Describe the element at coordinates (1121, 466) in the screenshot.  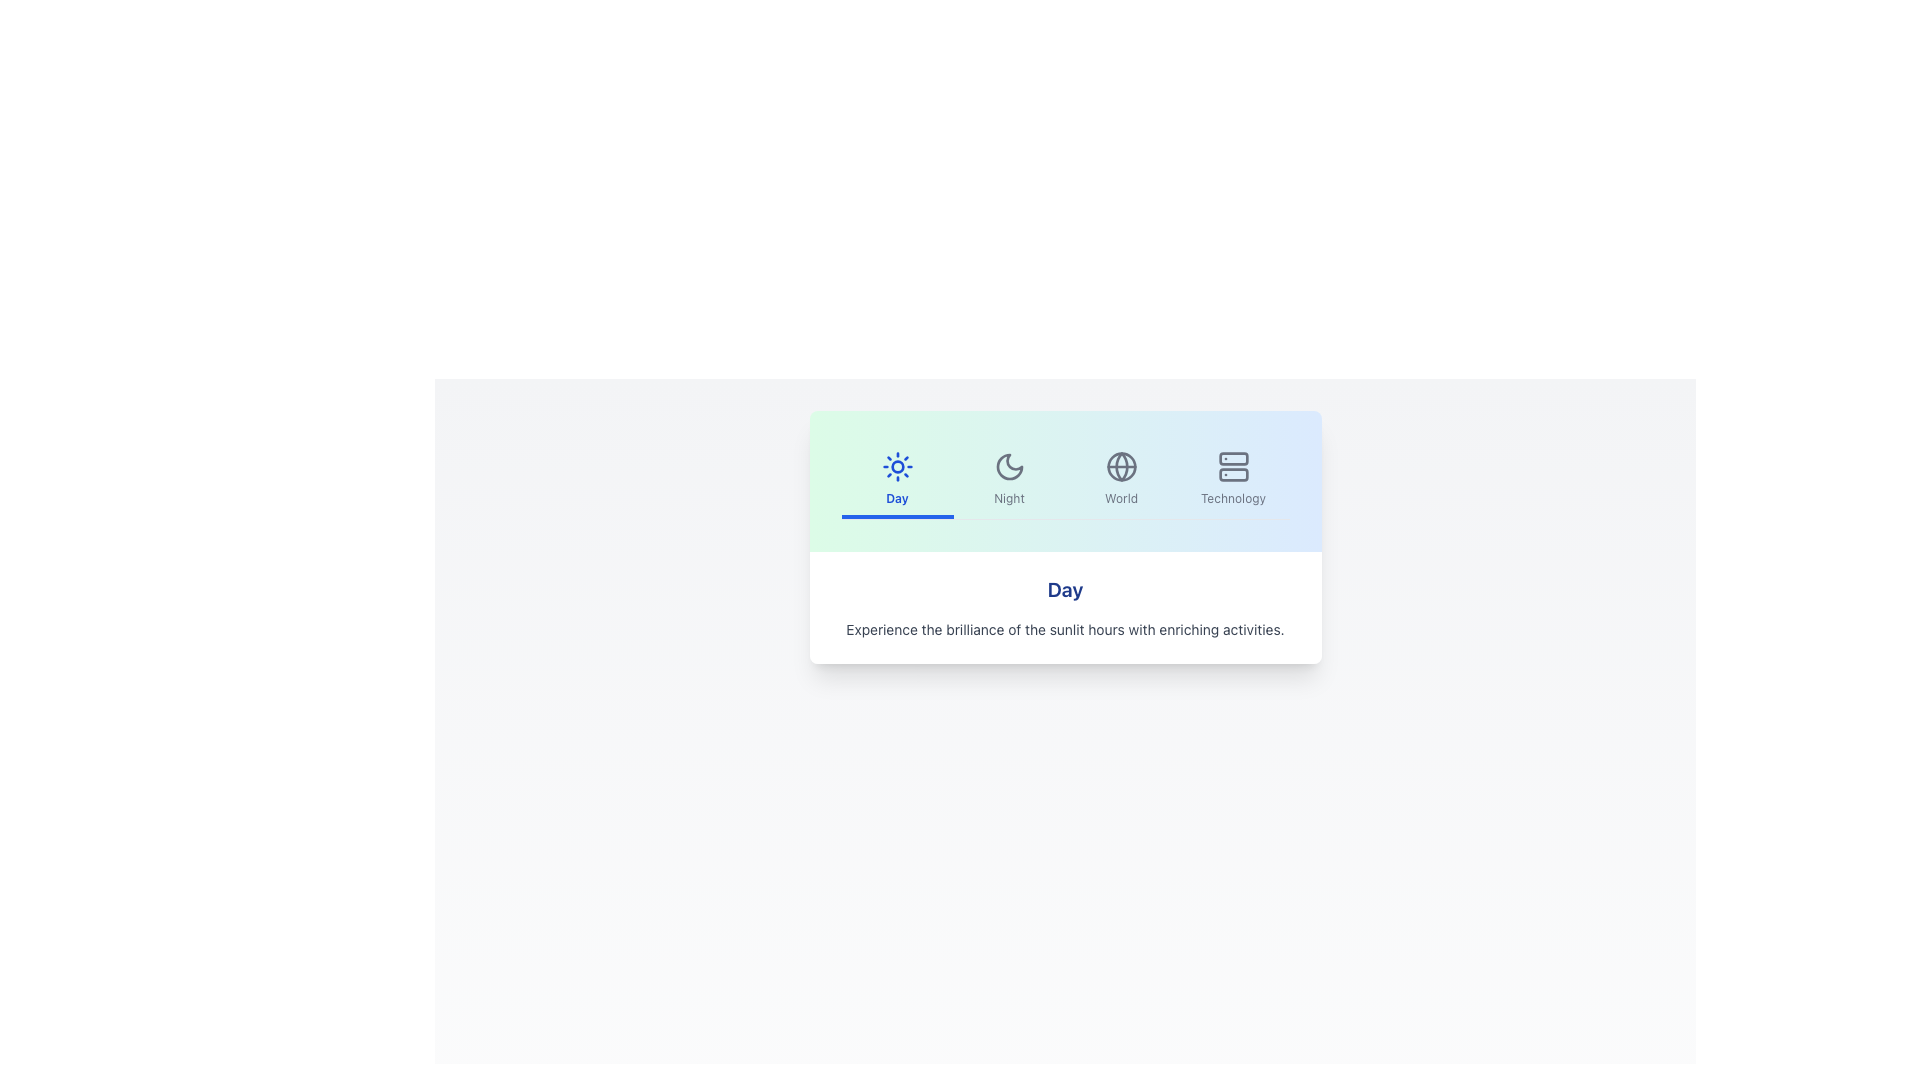
I see `the 'World' tab icon` at that location.